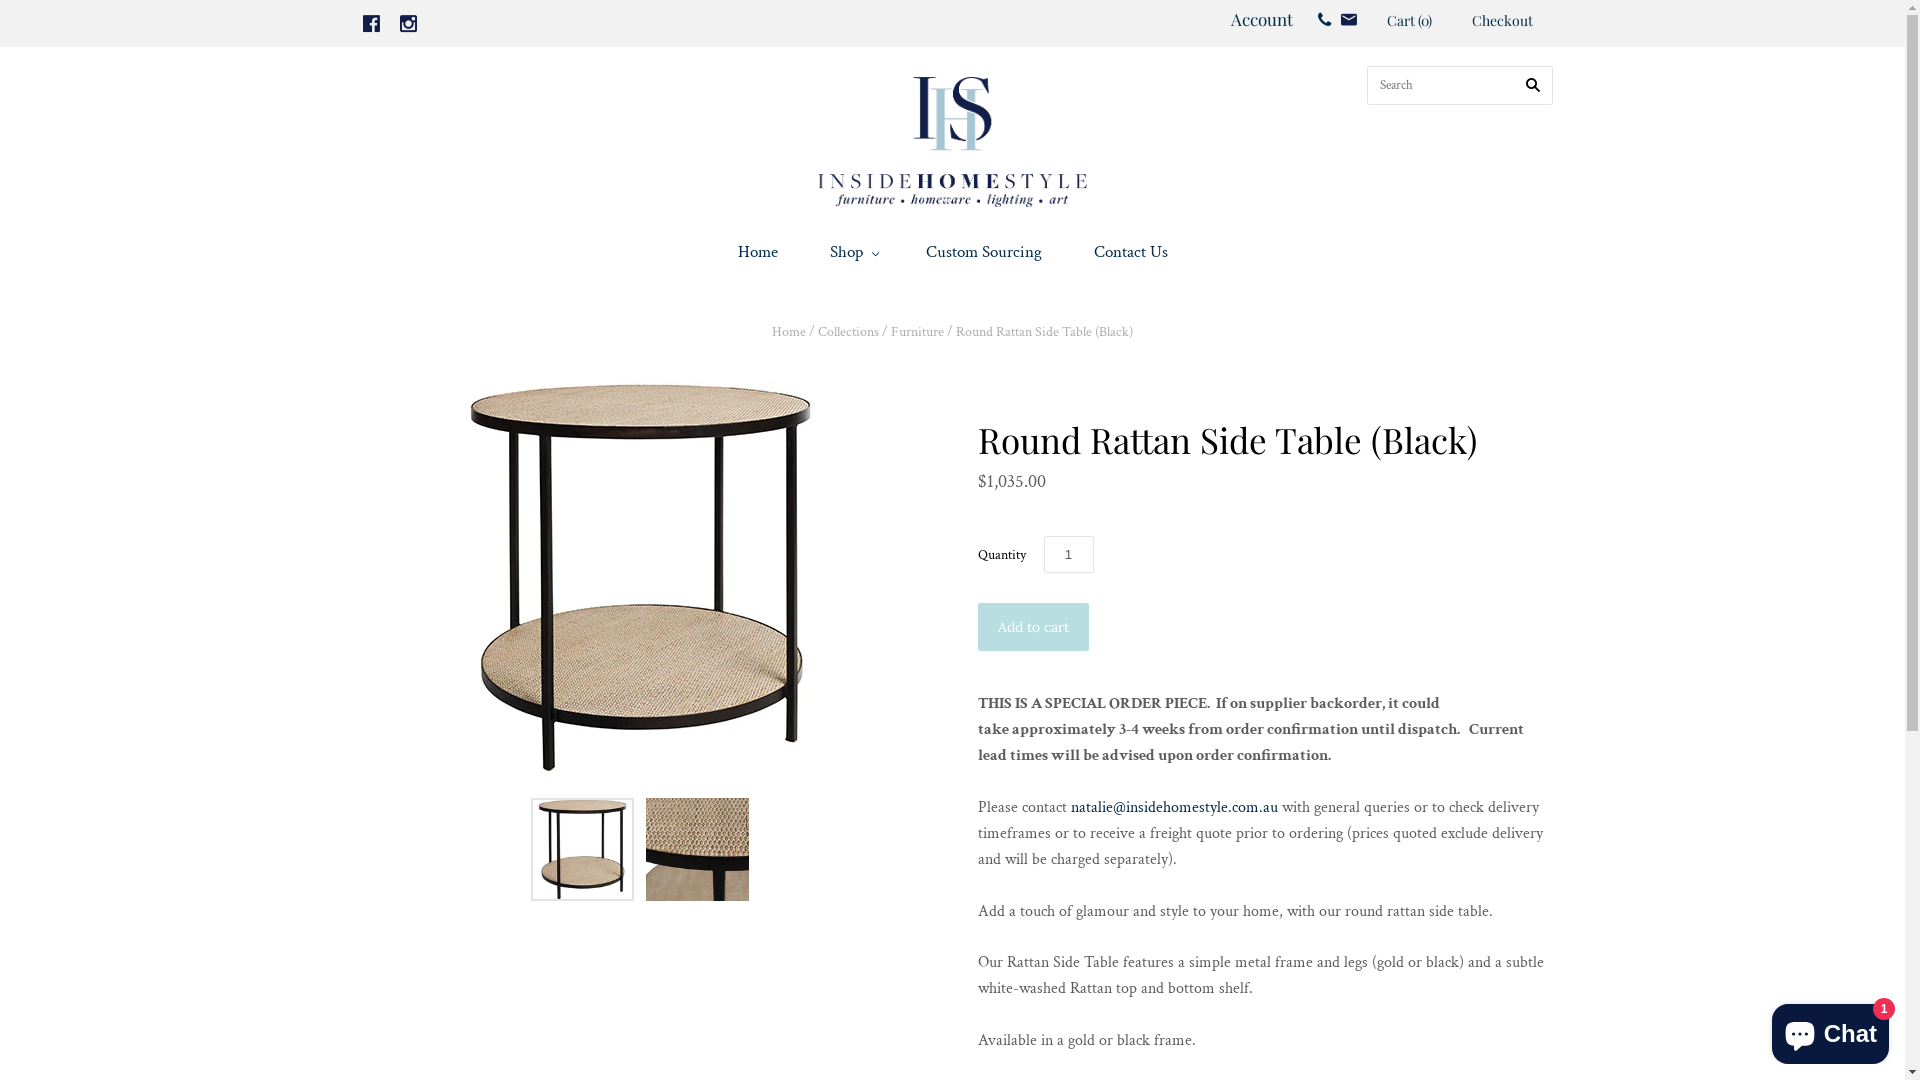 The image size is (1920, 1080). Describe the element at coordinates (1766, 1029) in the screenshot. I see `'Shopify online store chat'` at that location.